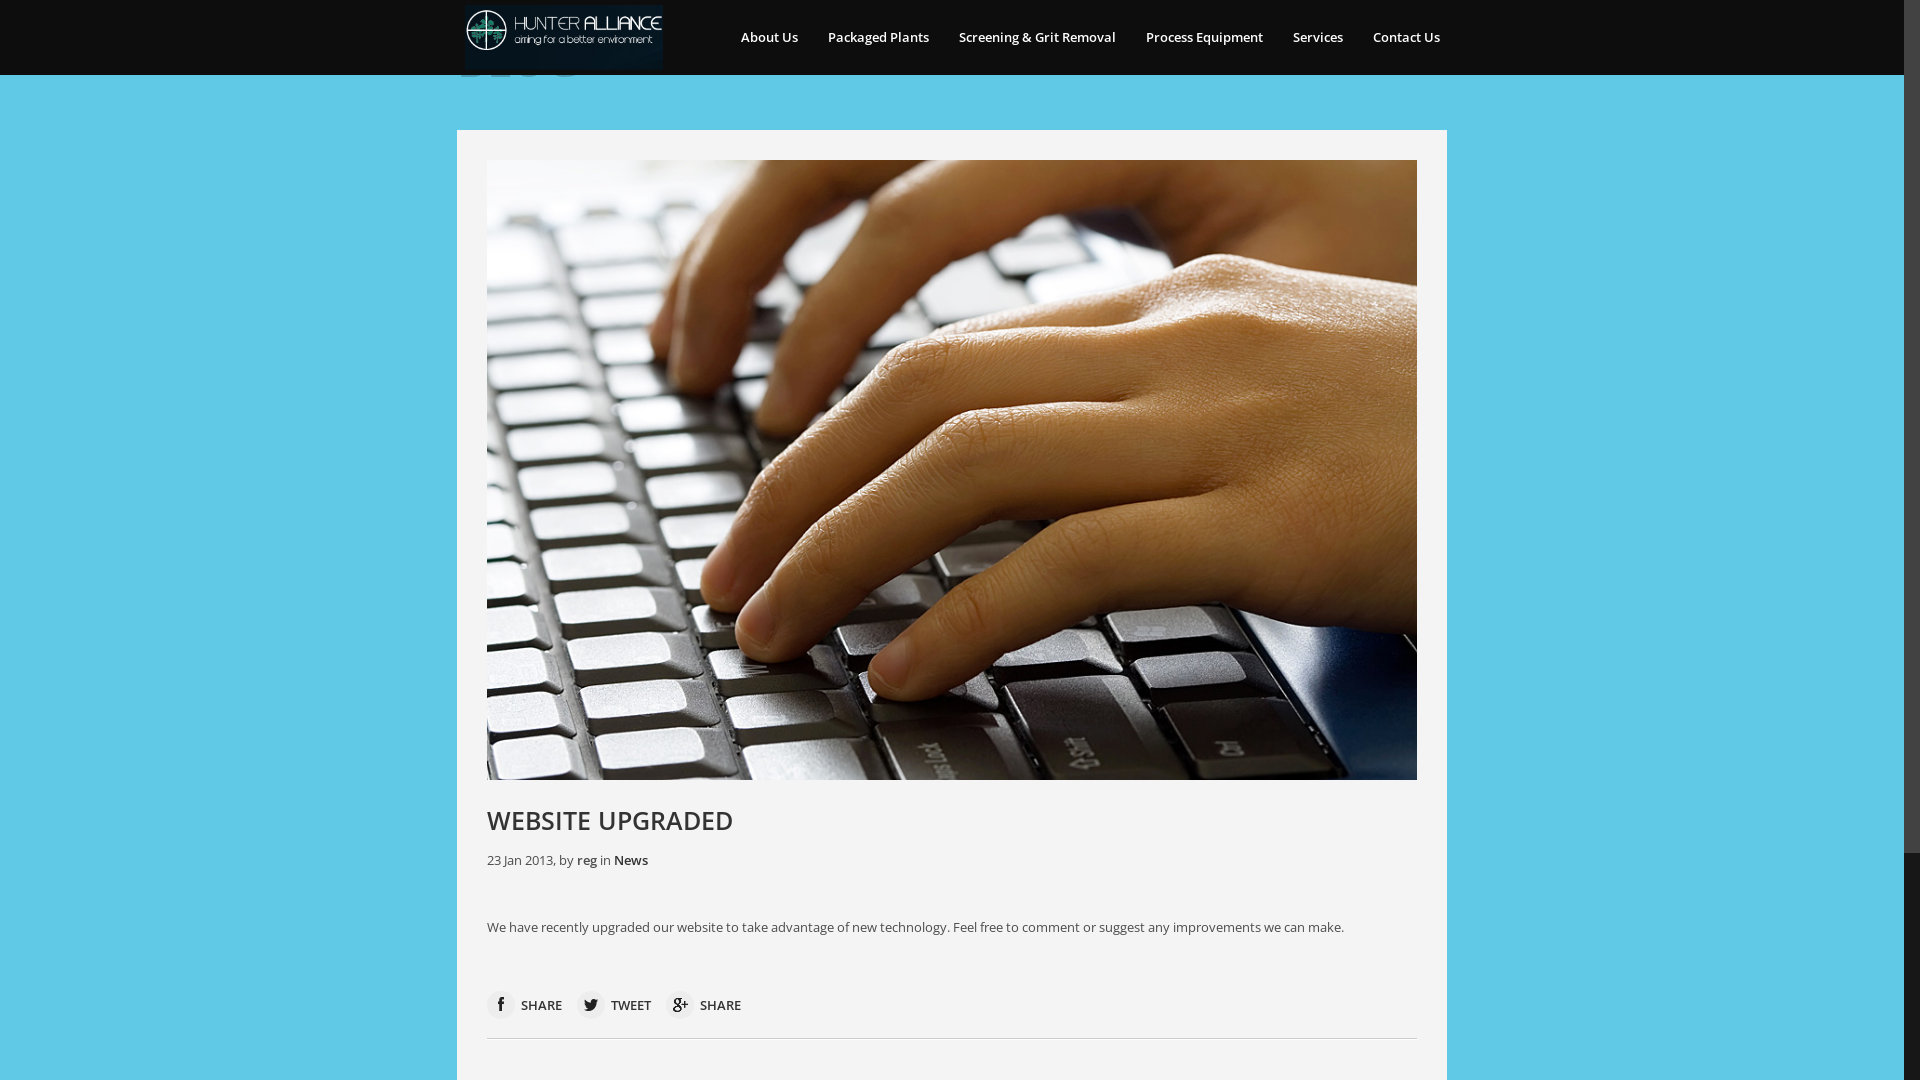 This screenshot has width=1920, height=1080. I want to click on 'Screening & Grit Removal', so click(1037, 37).